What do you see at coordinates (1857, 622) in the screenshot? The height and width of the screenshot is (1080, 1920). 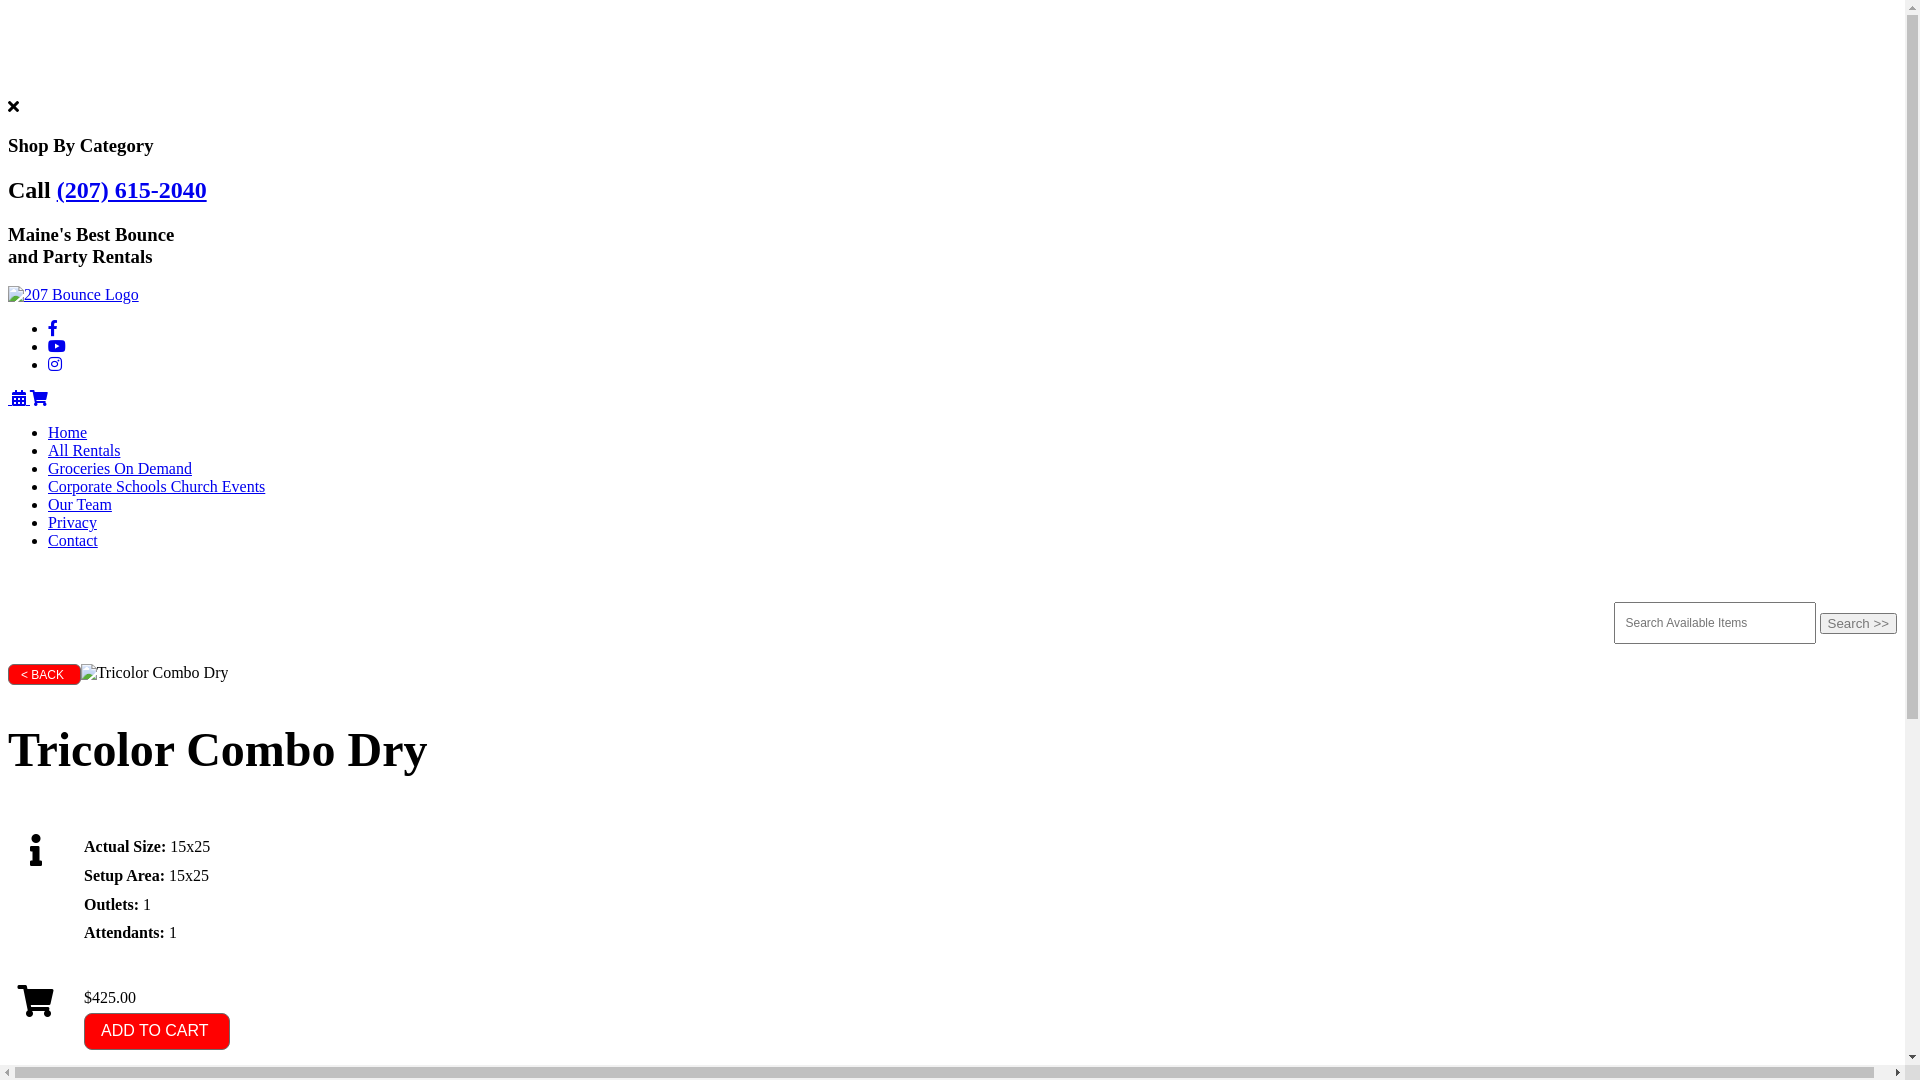 I see `'Search >>'` at bounding box center [1857, 622].